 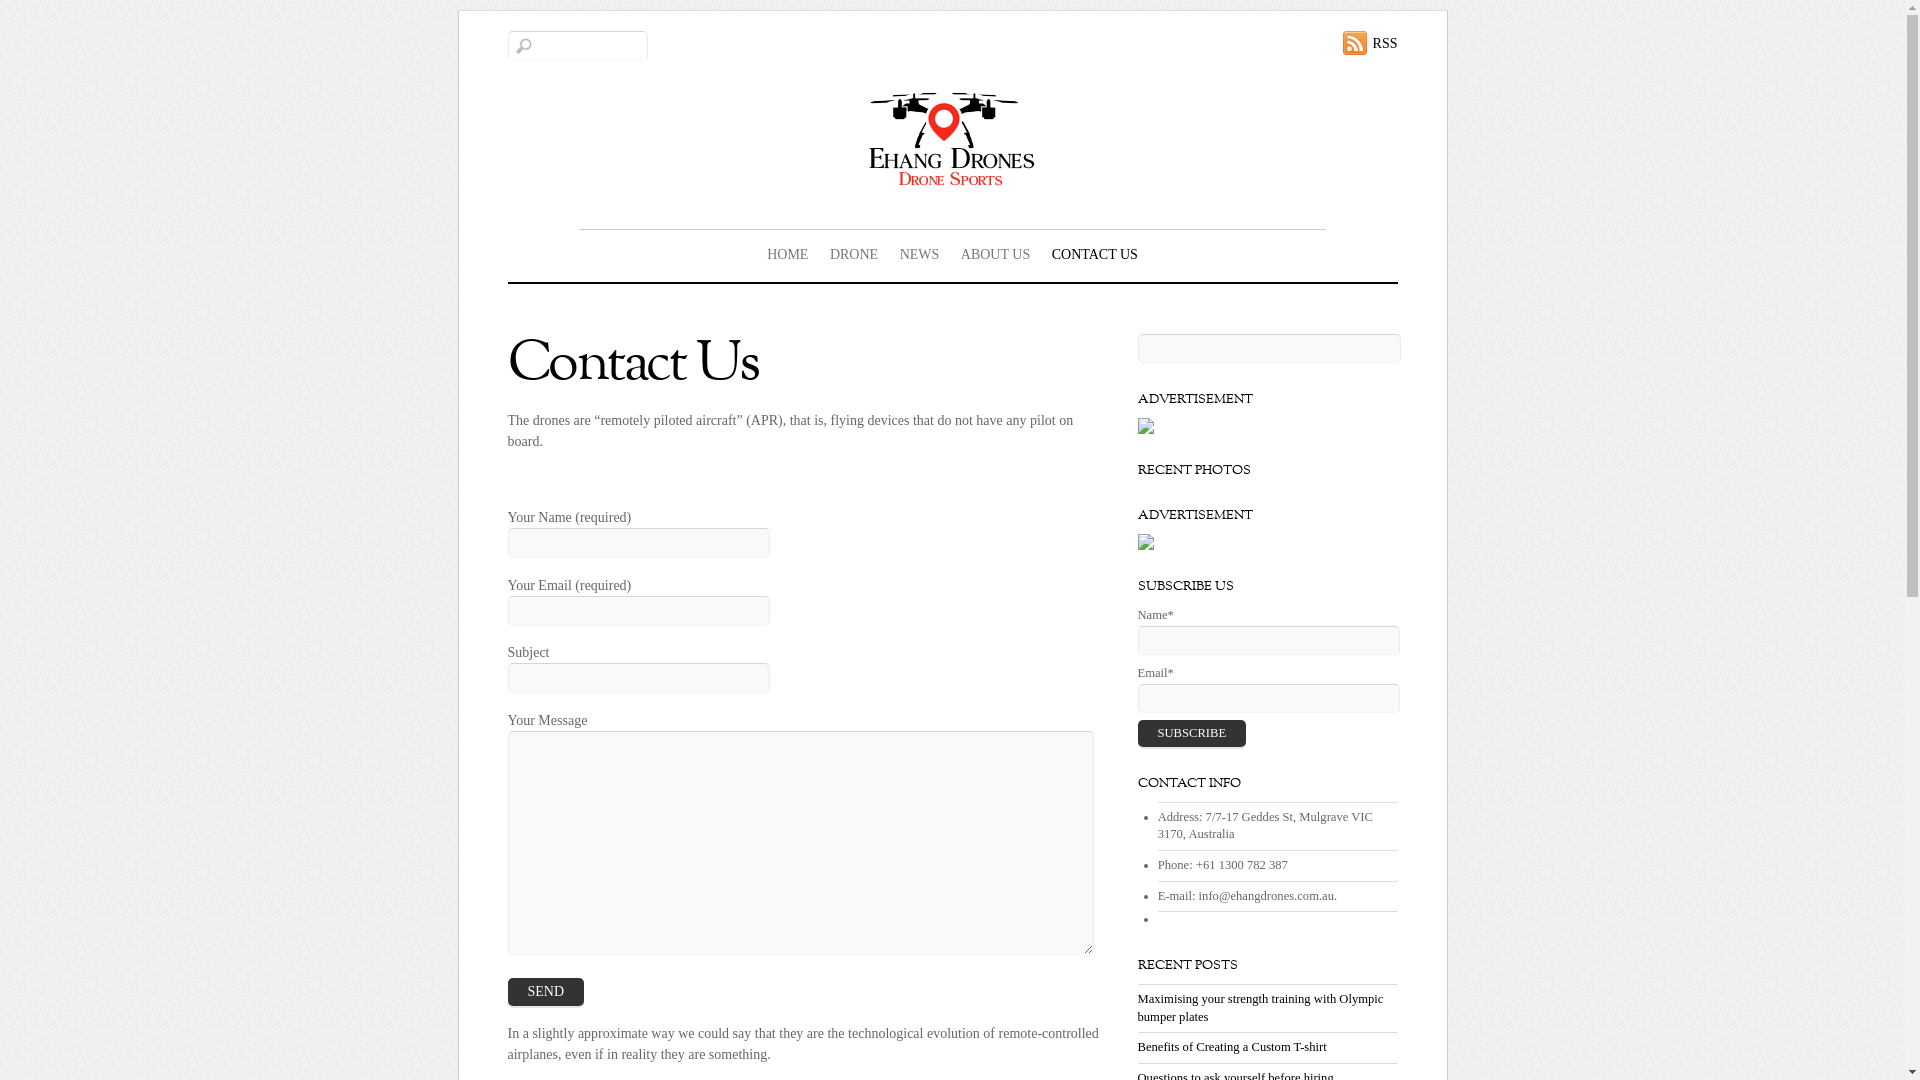 I want to click on 'DRONE', so click(x=854, y=253).